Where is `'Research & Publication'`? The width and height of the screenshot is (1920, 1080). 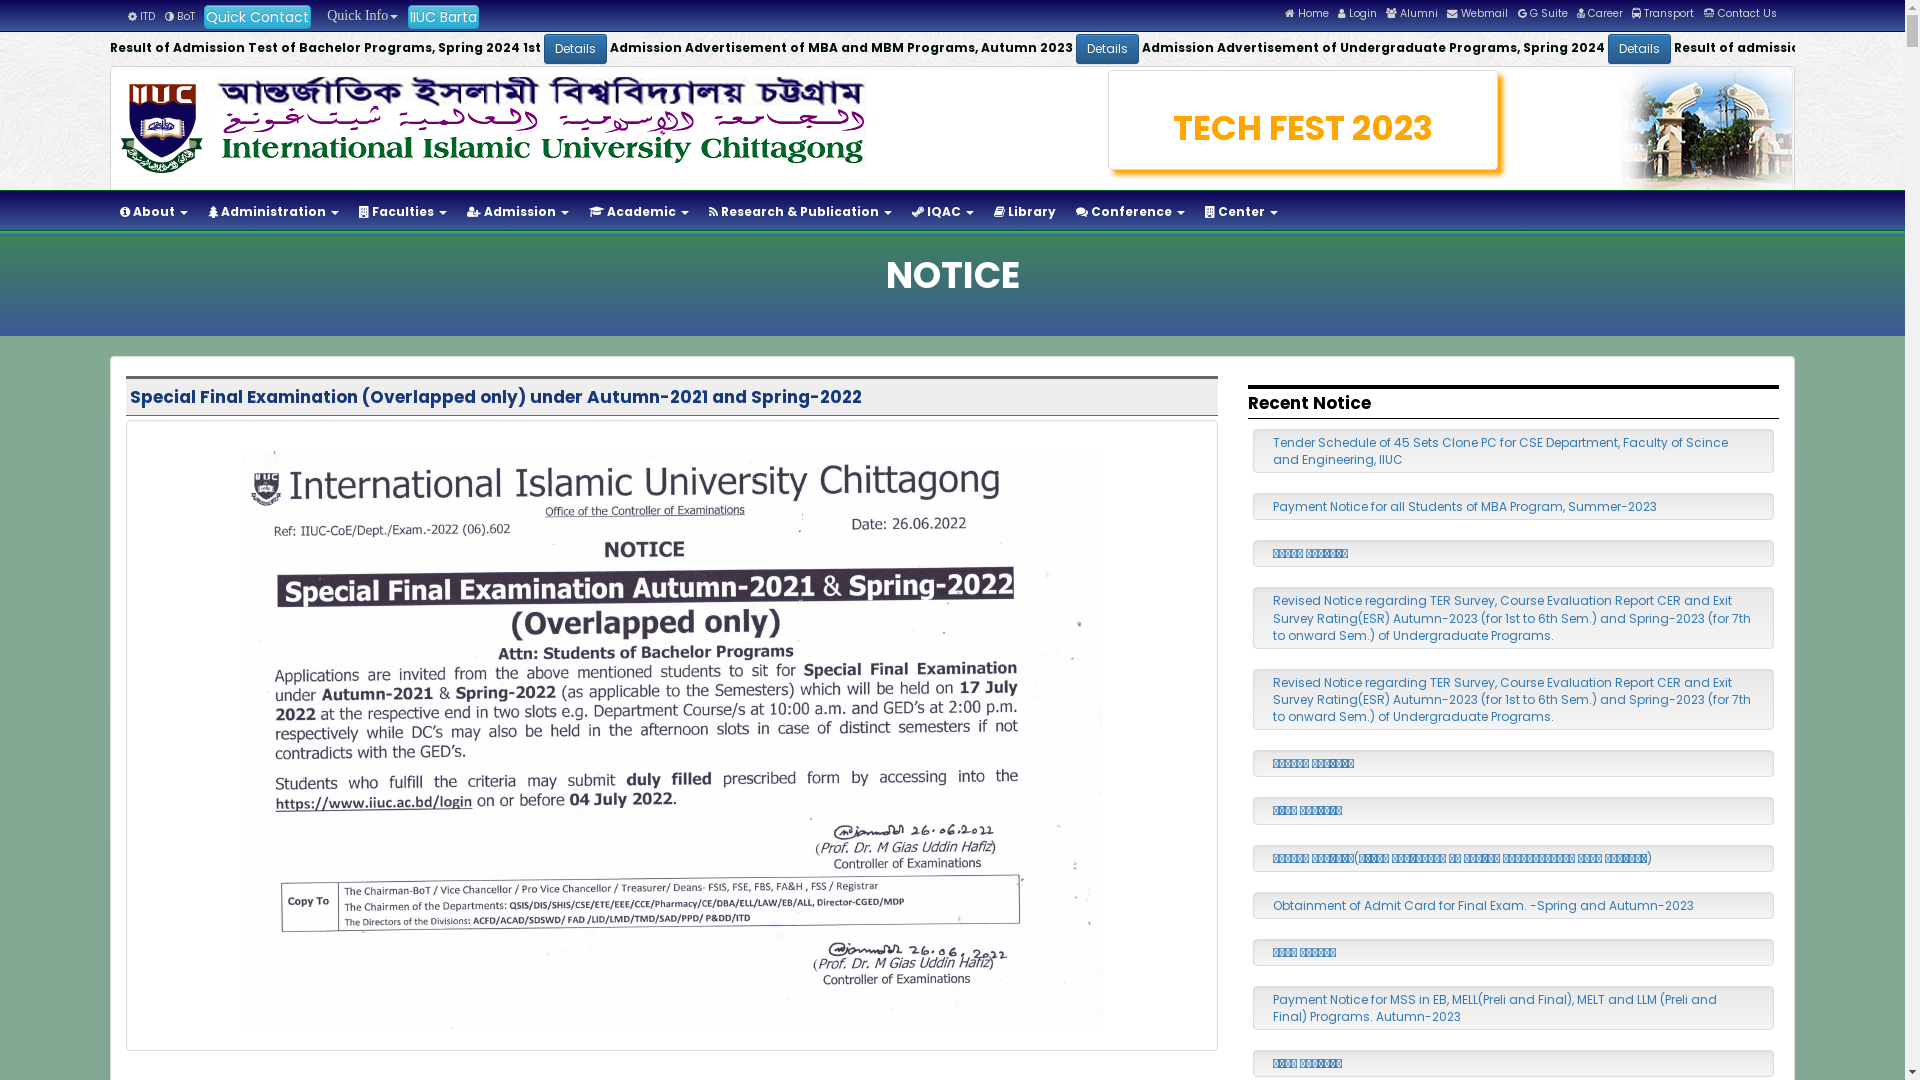 'Research & Publication' is located at coordinates (800, 212).